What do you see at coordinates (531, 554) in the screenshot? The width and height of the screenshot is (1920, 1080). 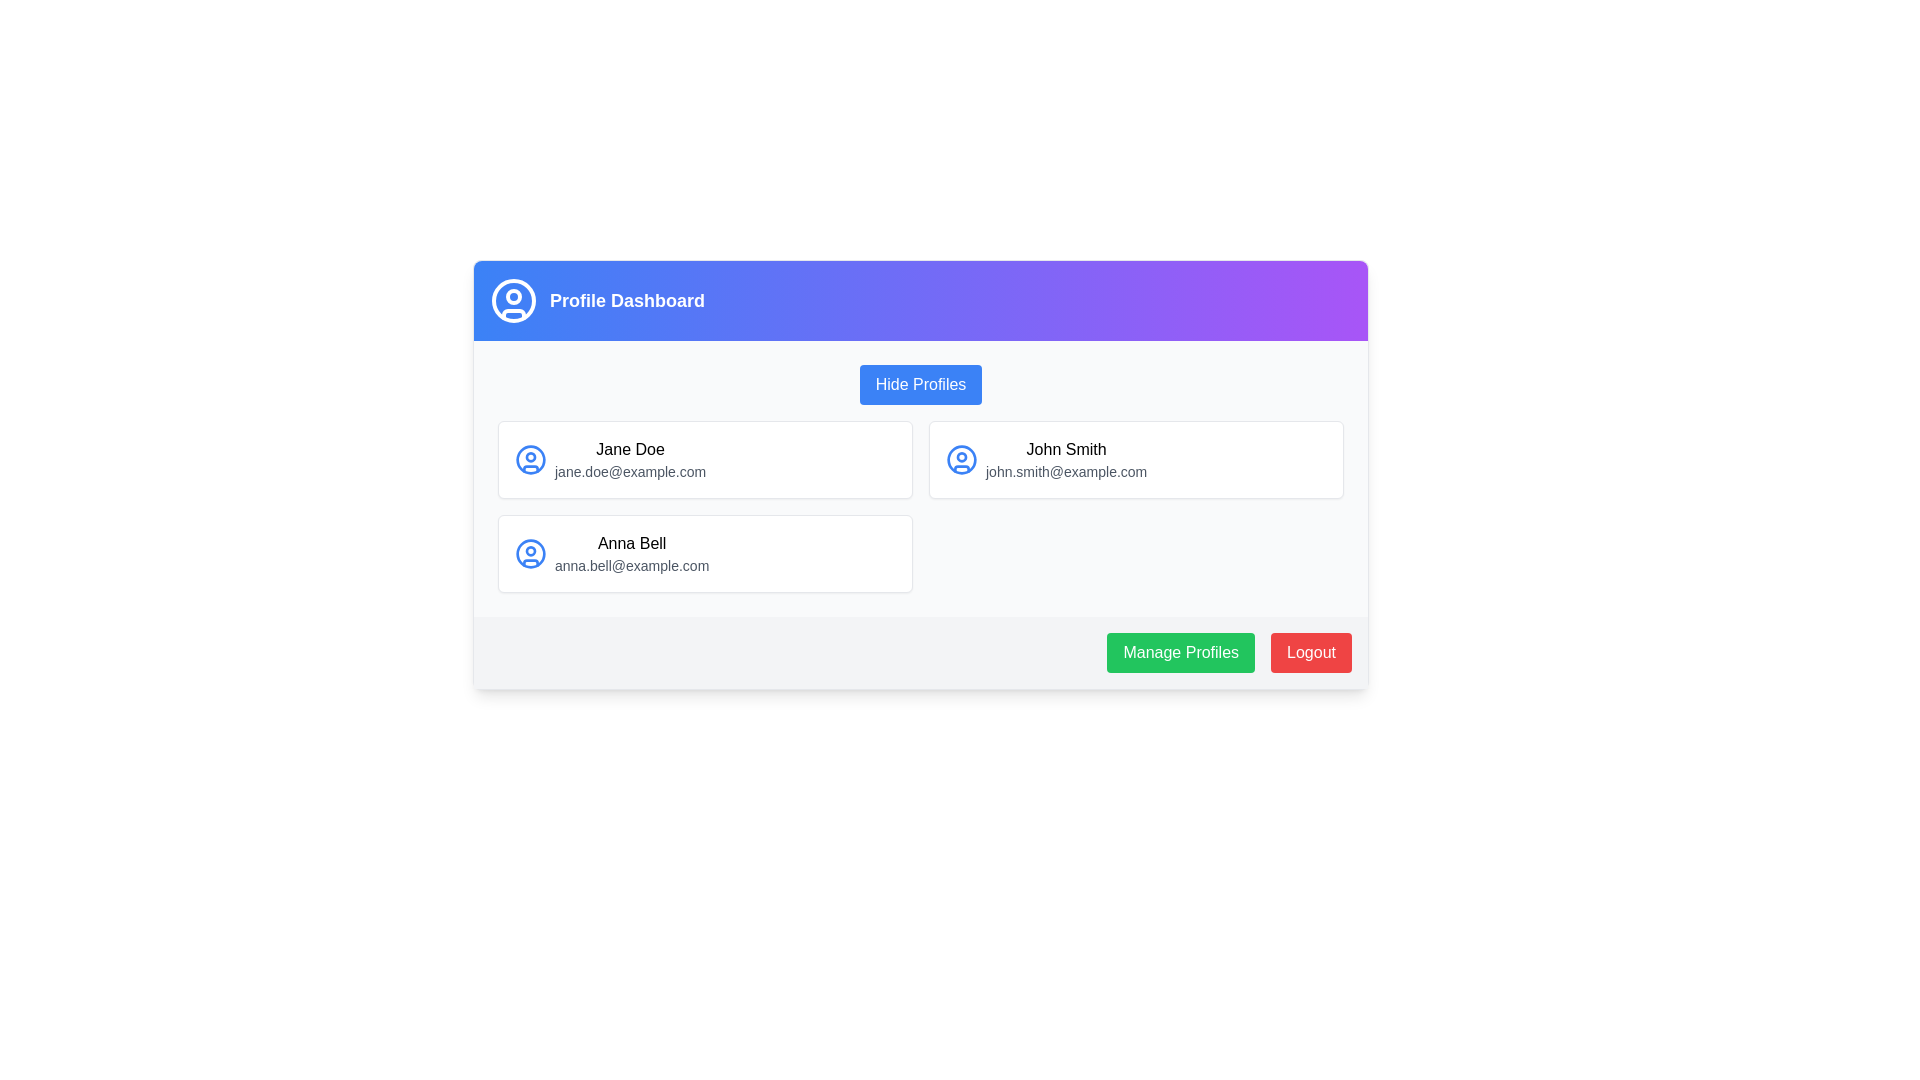 I see `the Decorative Circle that outlines the user profile icon, which is the outermost circle in the profile section` at bounding box center [531, 554].